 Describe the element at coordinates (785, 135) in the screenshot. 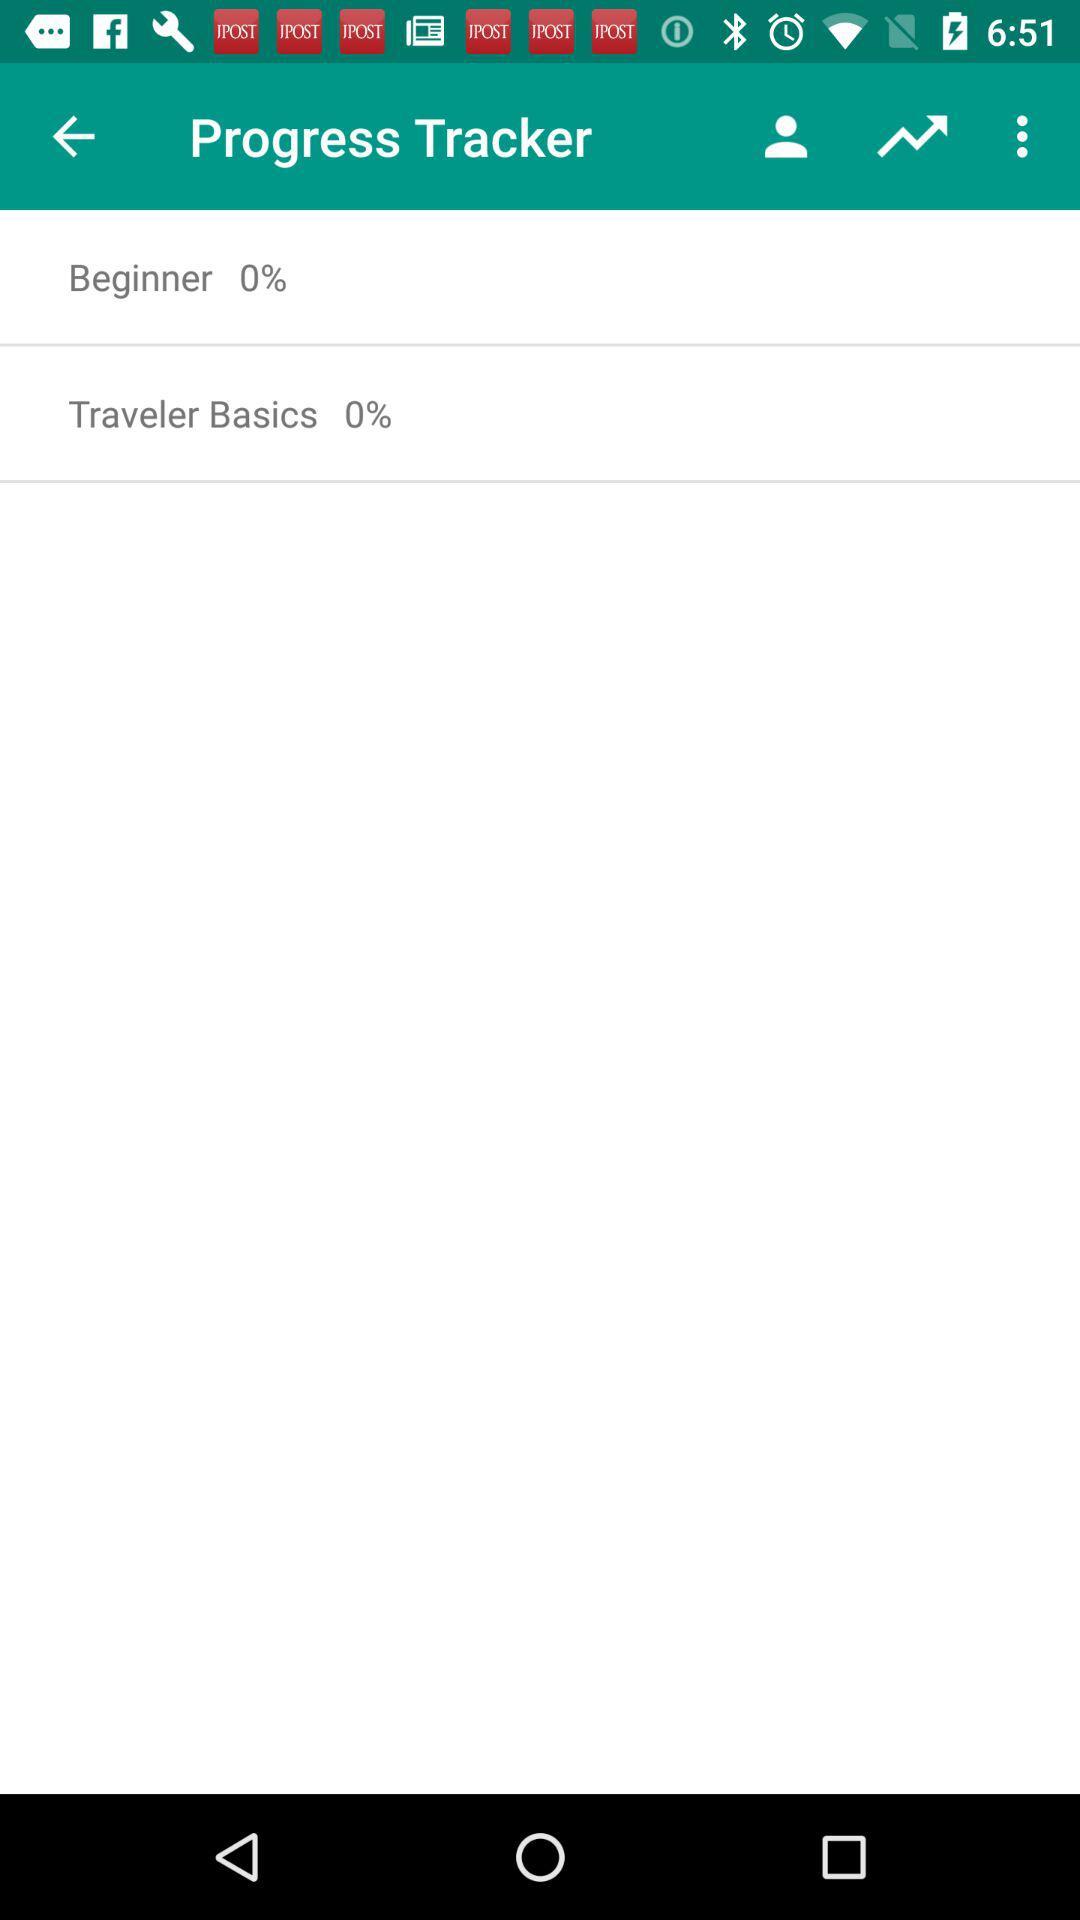

I see `item to the right of progress tracker item` at that location.